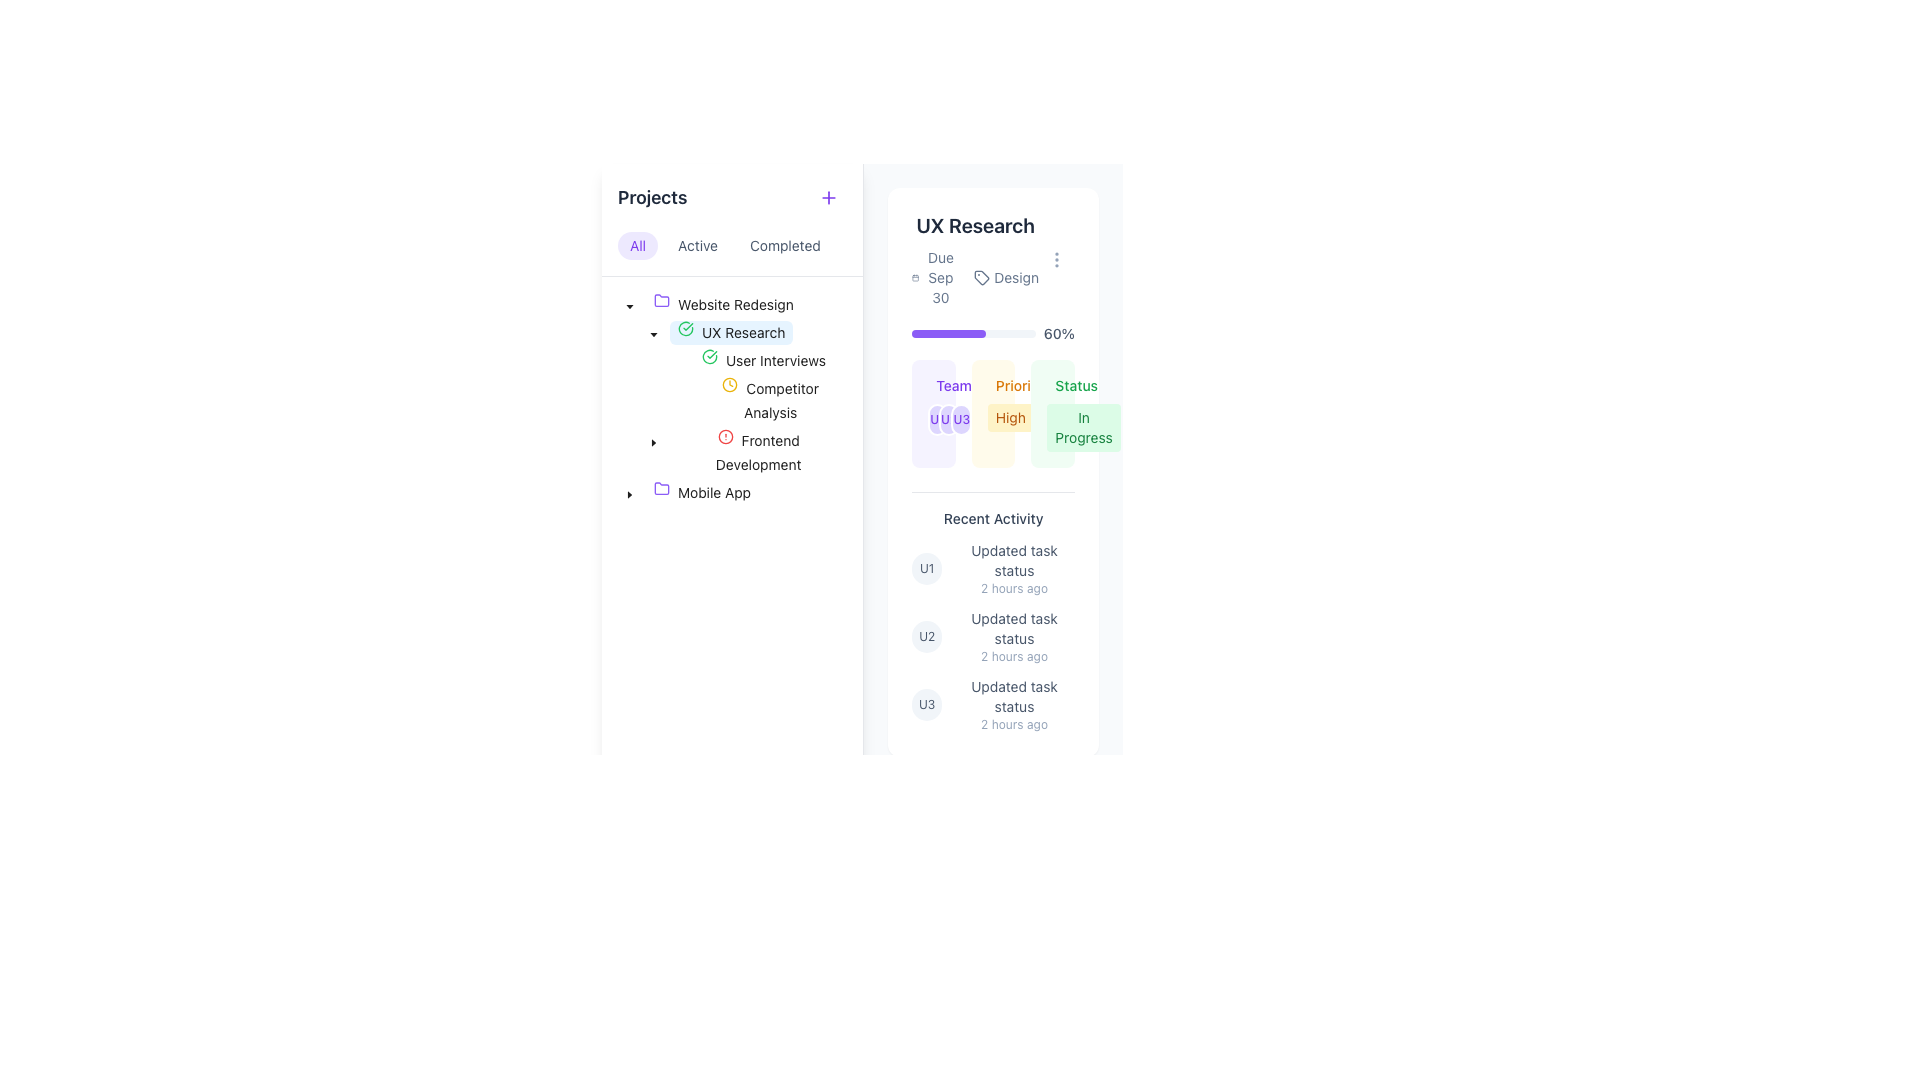 This screenshot has width=1920, height=1080. What do you see at coordinates (829, 197) in the screenshot?
I see `the circular button for creating a new project in the 'Projects' section` at bounding box center [829, 197].